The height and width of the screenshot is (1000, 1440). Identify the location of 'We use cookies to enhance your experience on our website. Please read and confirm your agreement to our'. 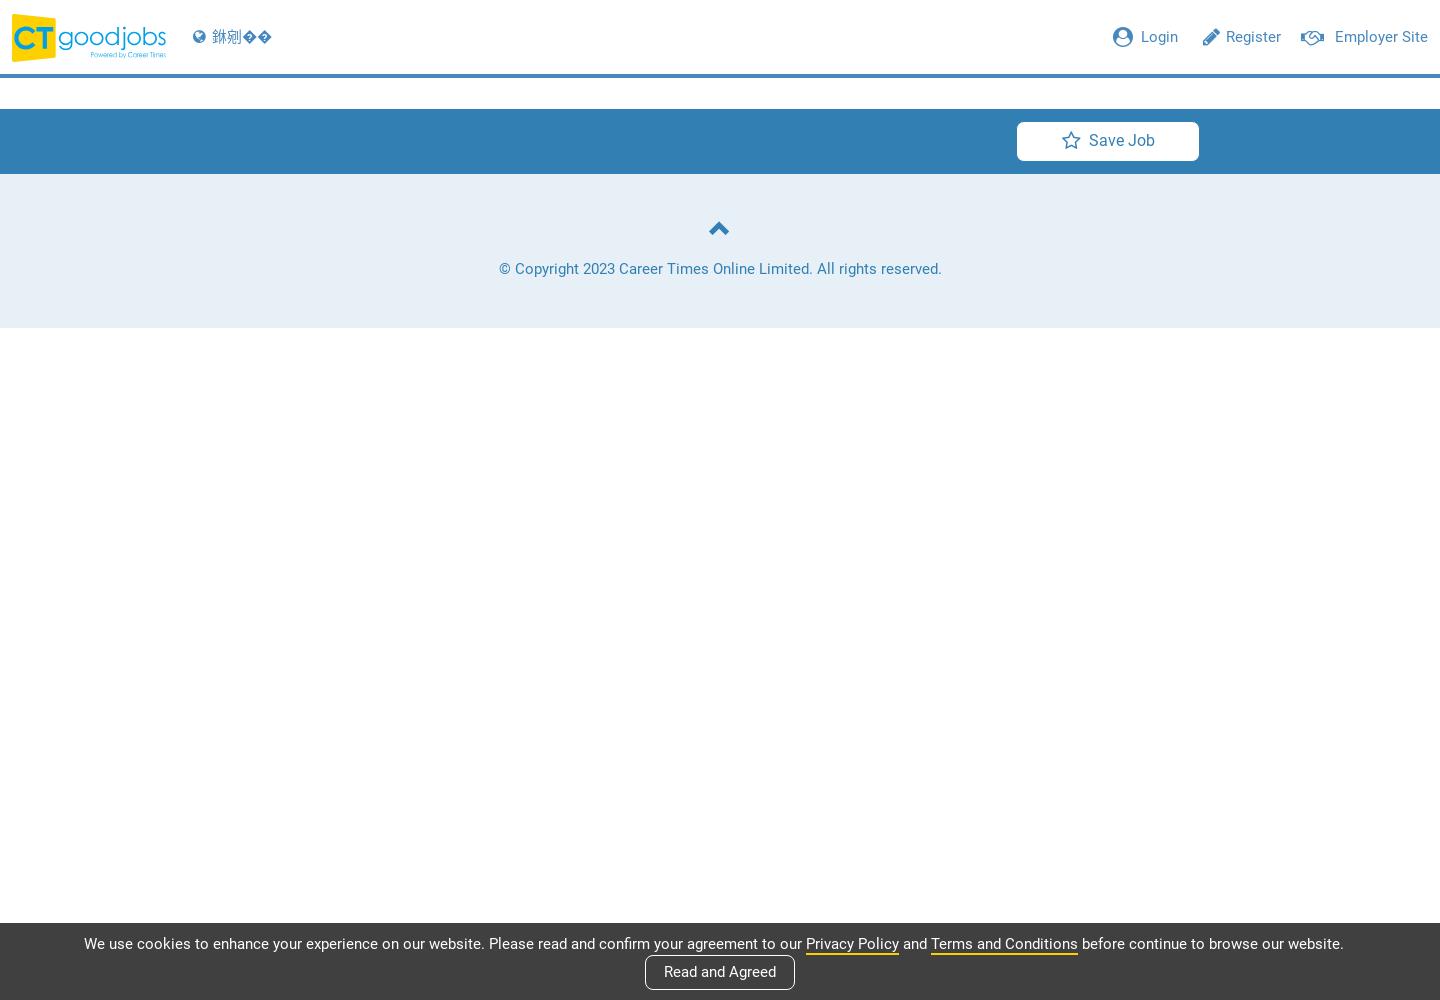
(444, 942).